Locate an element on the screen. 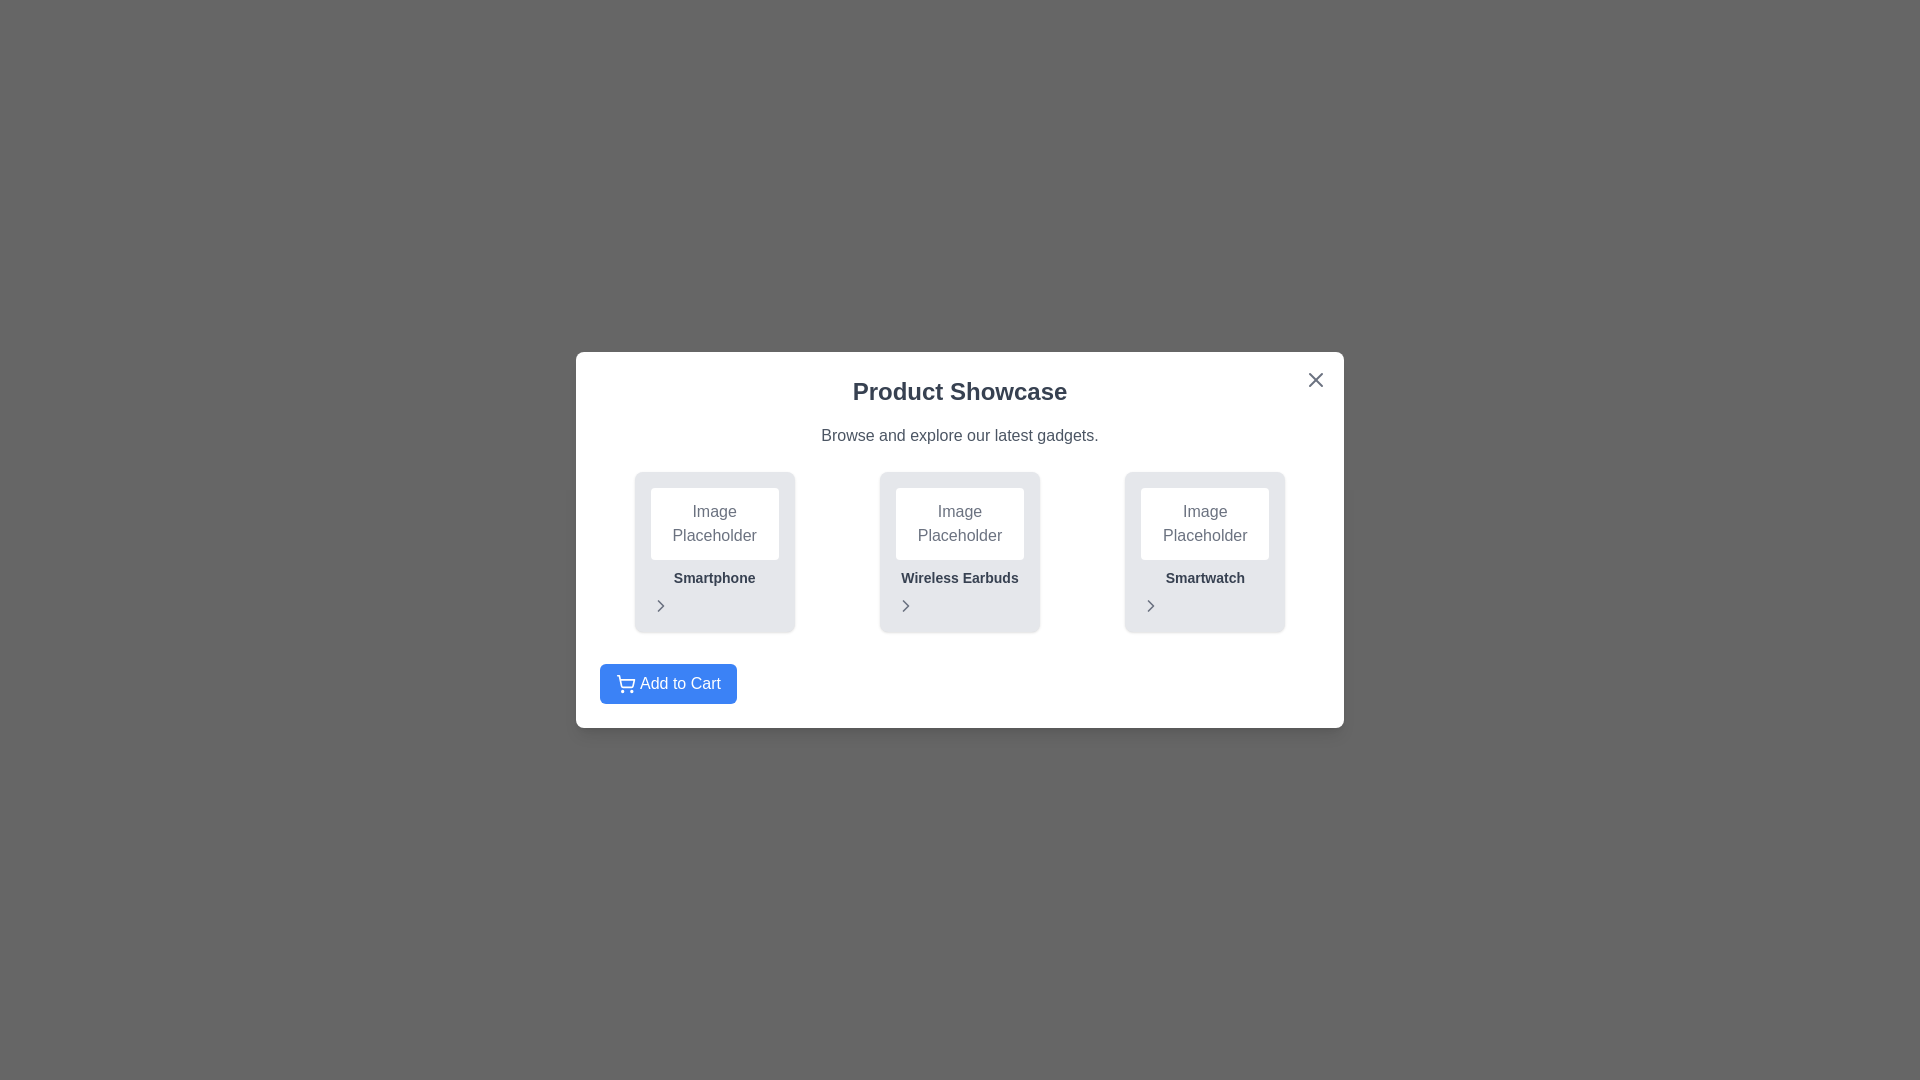 The image size is (1920, 1080). the navigation button (icon-based) located at the bottom right of the 'Wireless Earbuds' card is located at coordinates (960, 604).